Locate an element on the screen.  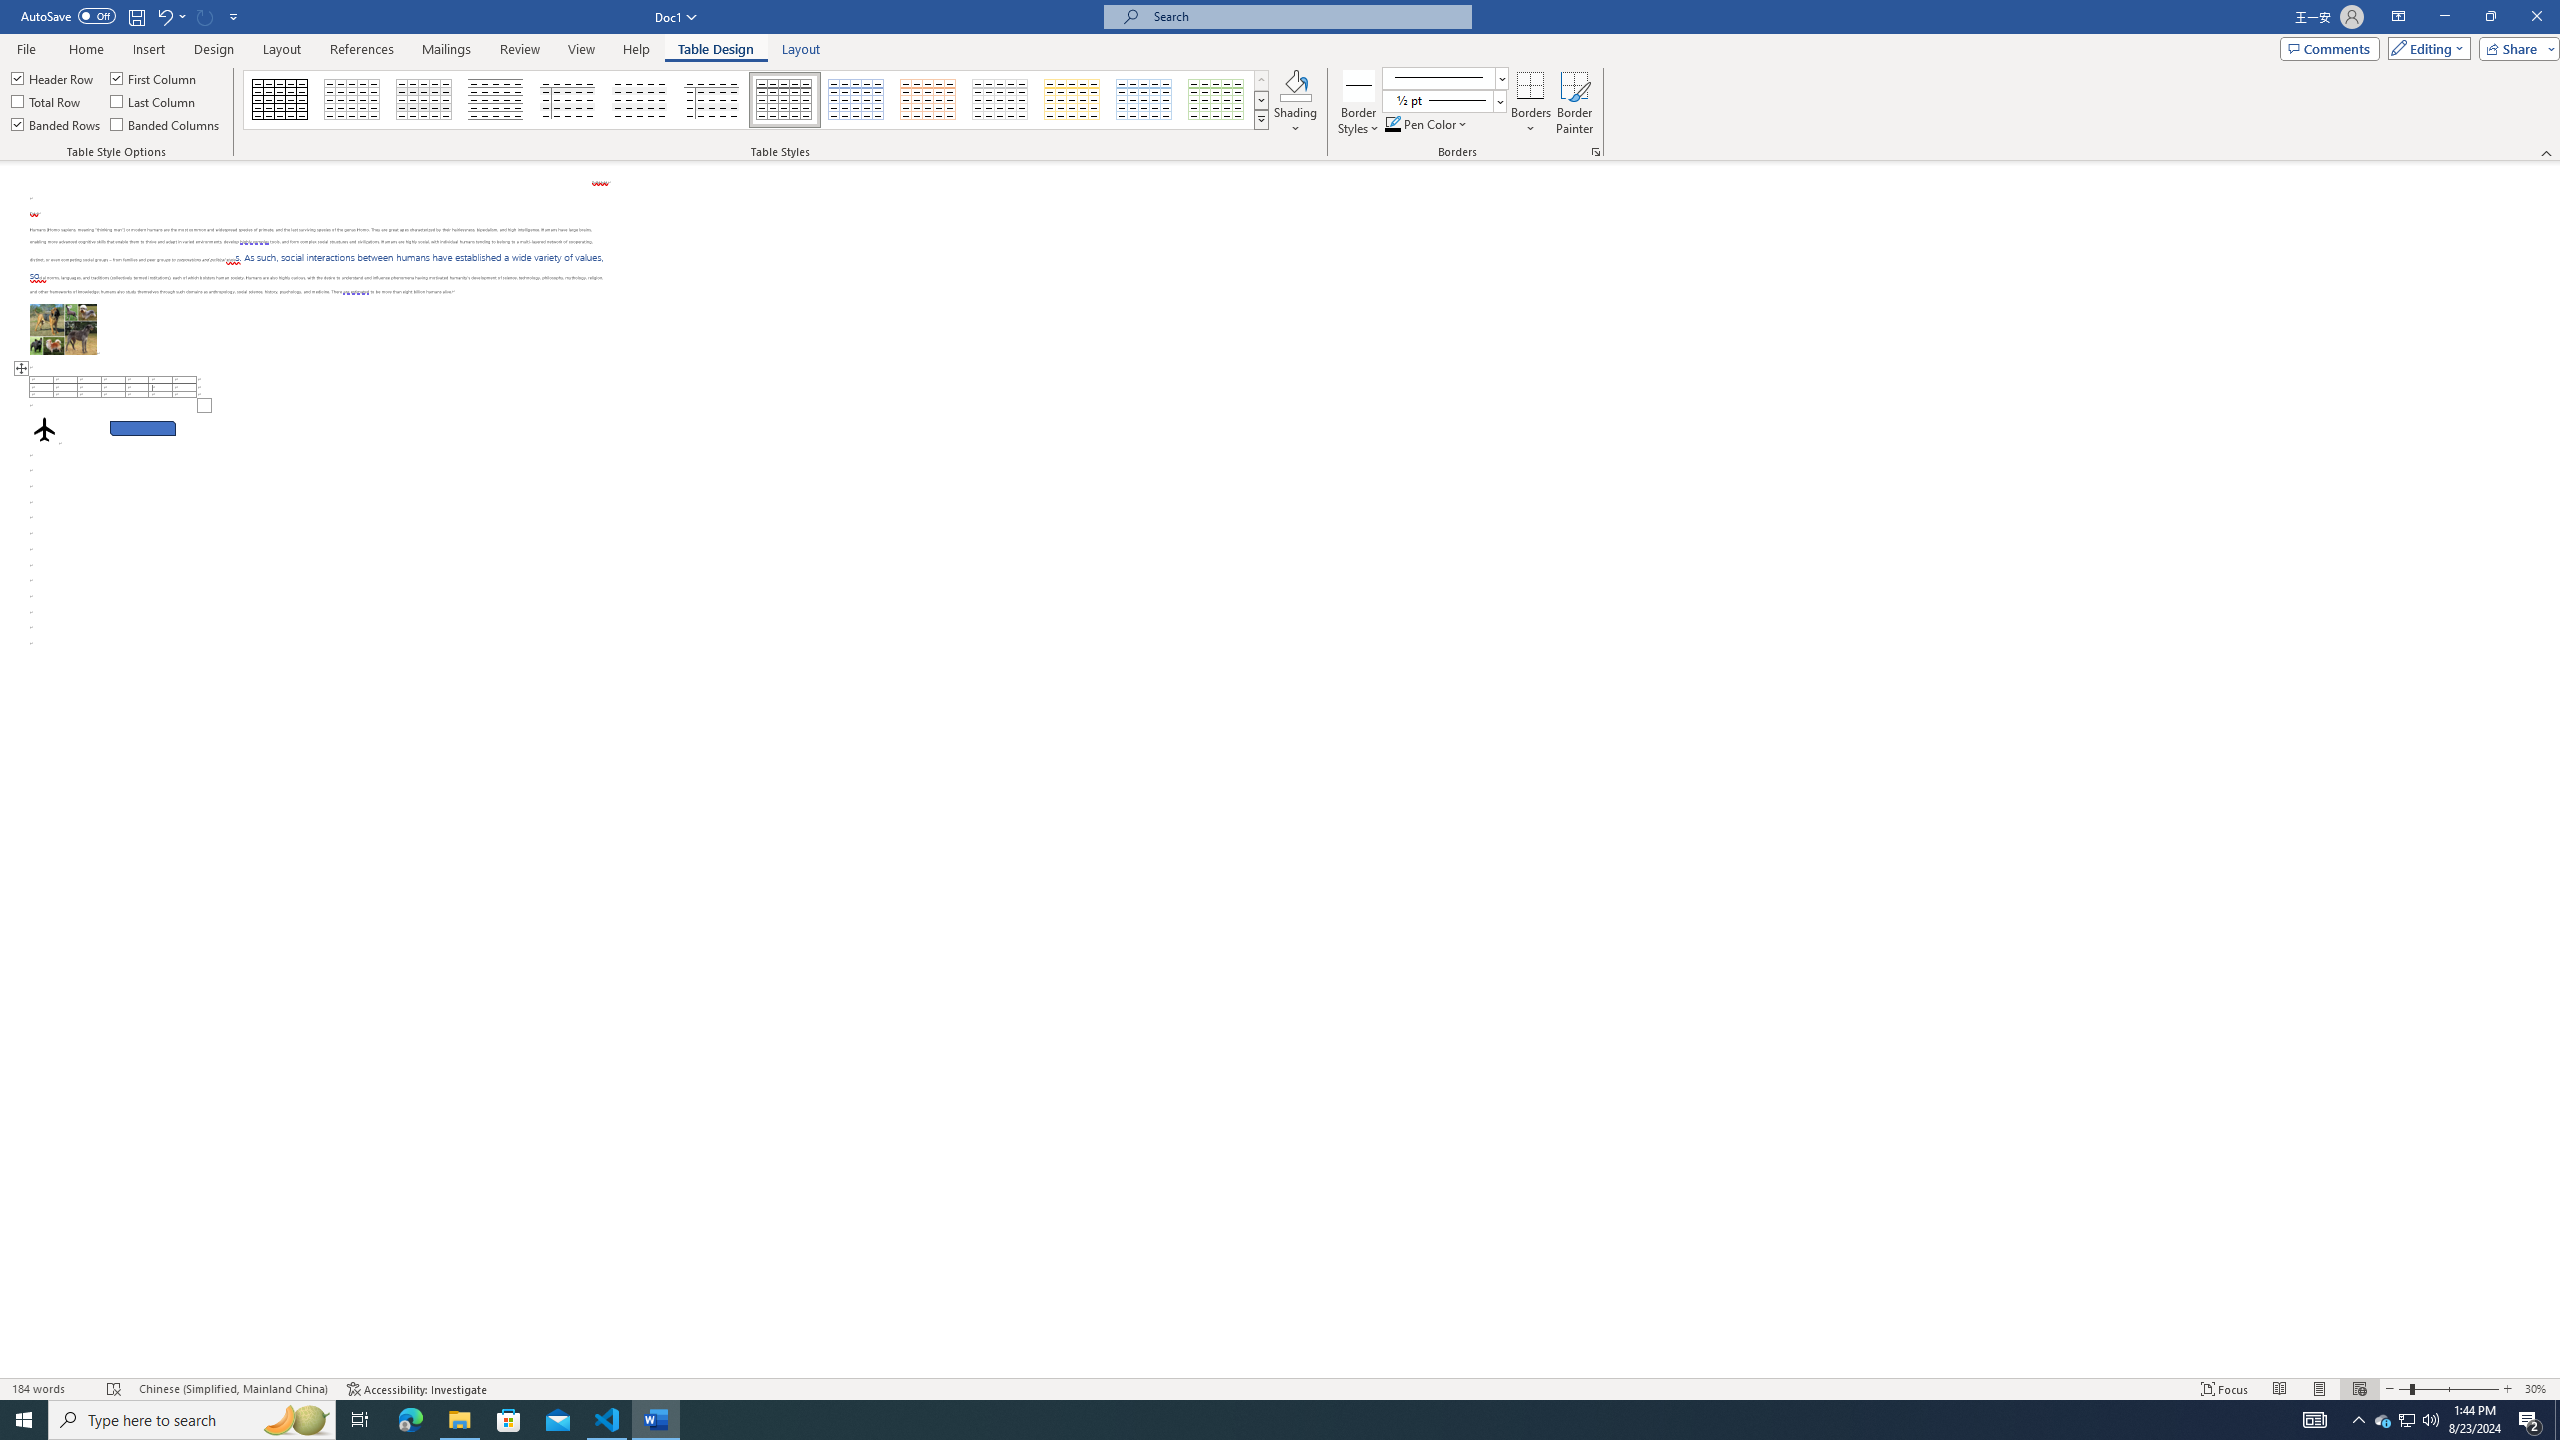
'Banded Columns' is located at coordinates (166, 122).